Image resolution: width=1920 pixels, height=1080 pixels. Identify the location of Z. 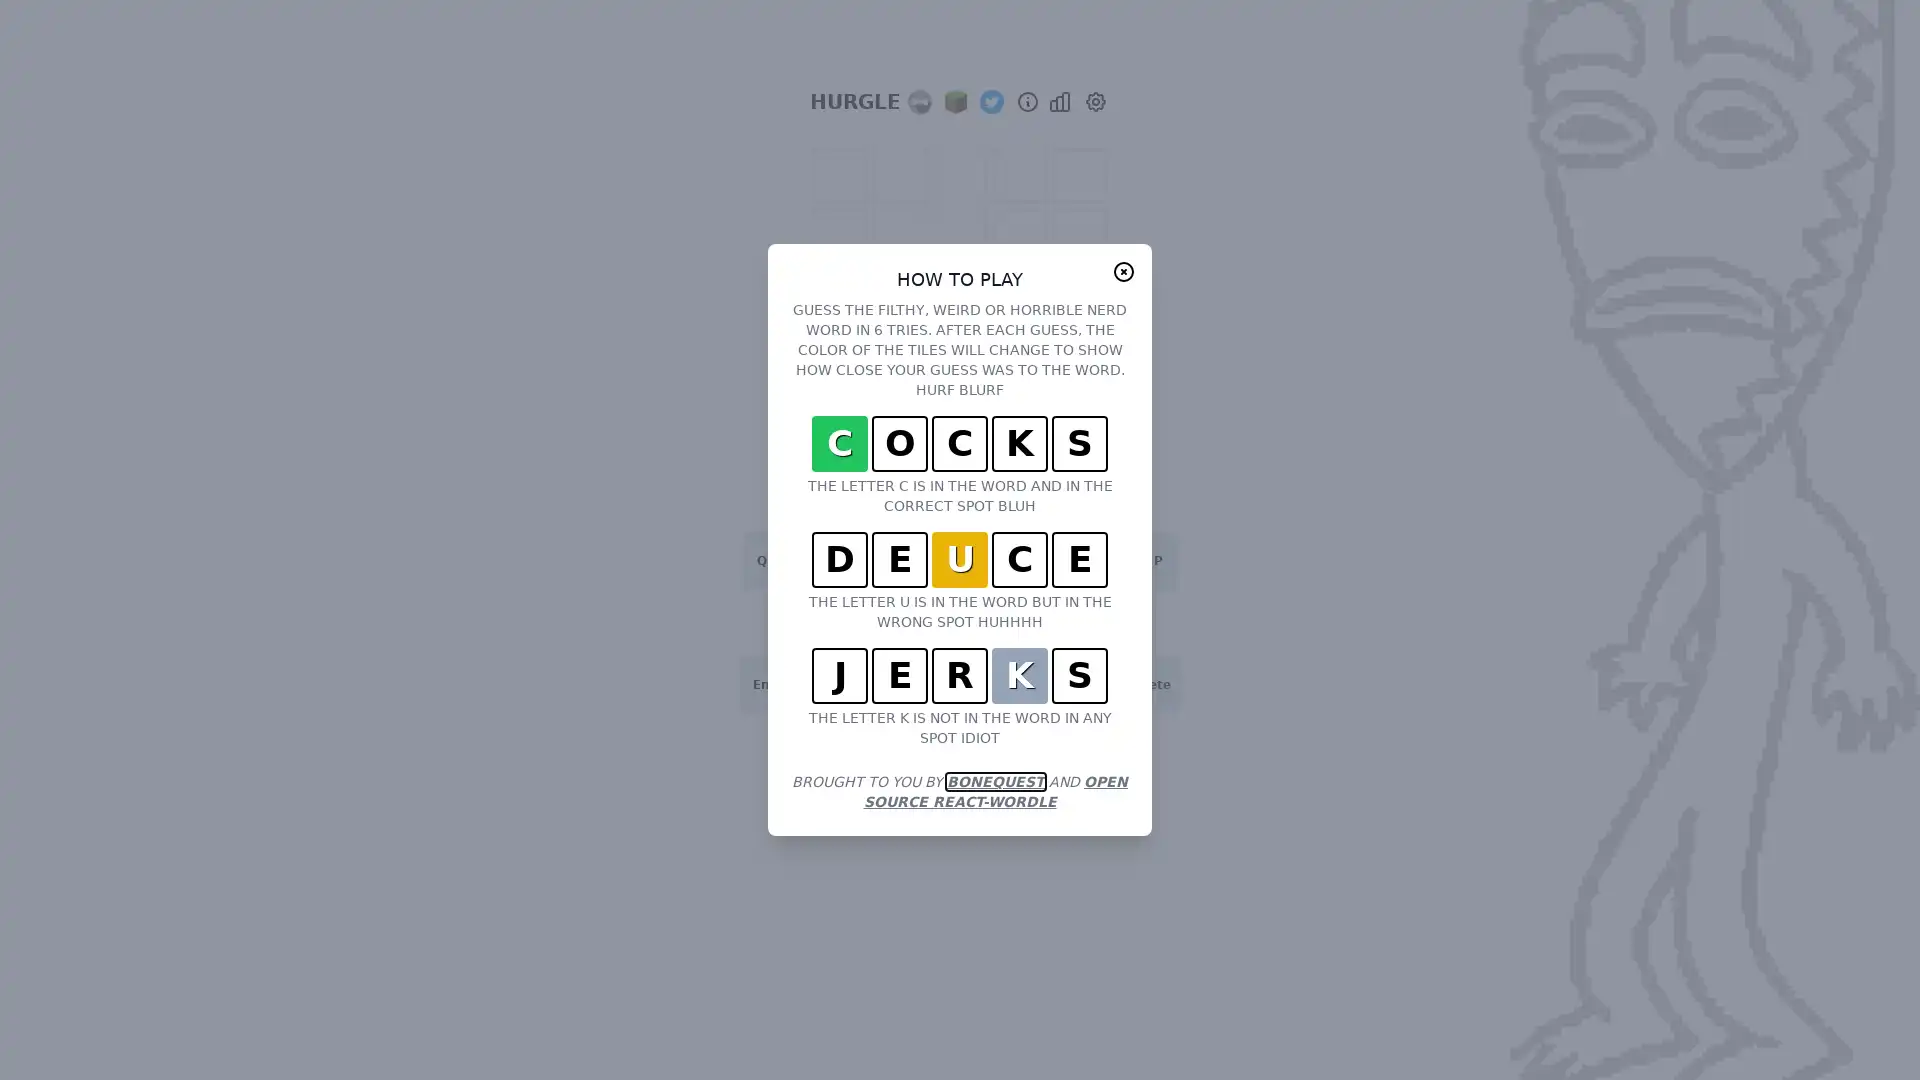
(828, 684).